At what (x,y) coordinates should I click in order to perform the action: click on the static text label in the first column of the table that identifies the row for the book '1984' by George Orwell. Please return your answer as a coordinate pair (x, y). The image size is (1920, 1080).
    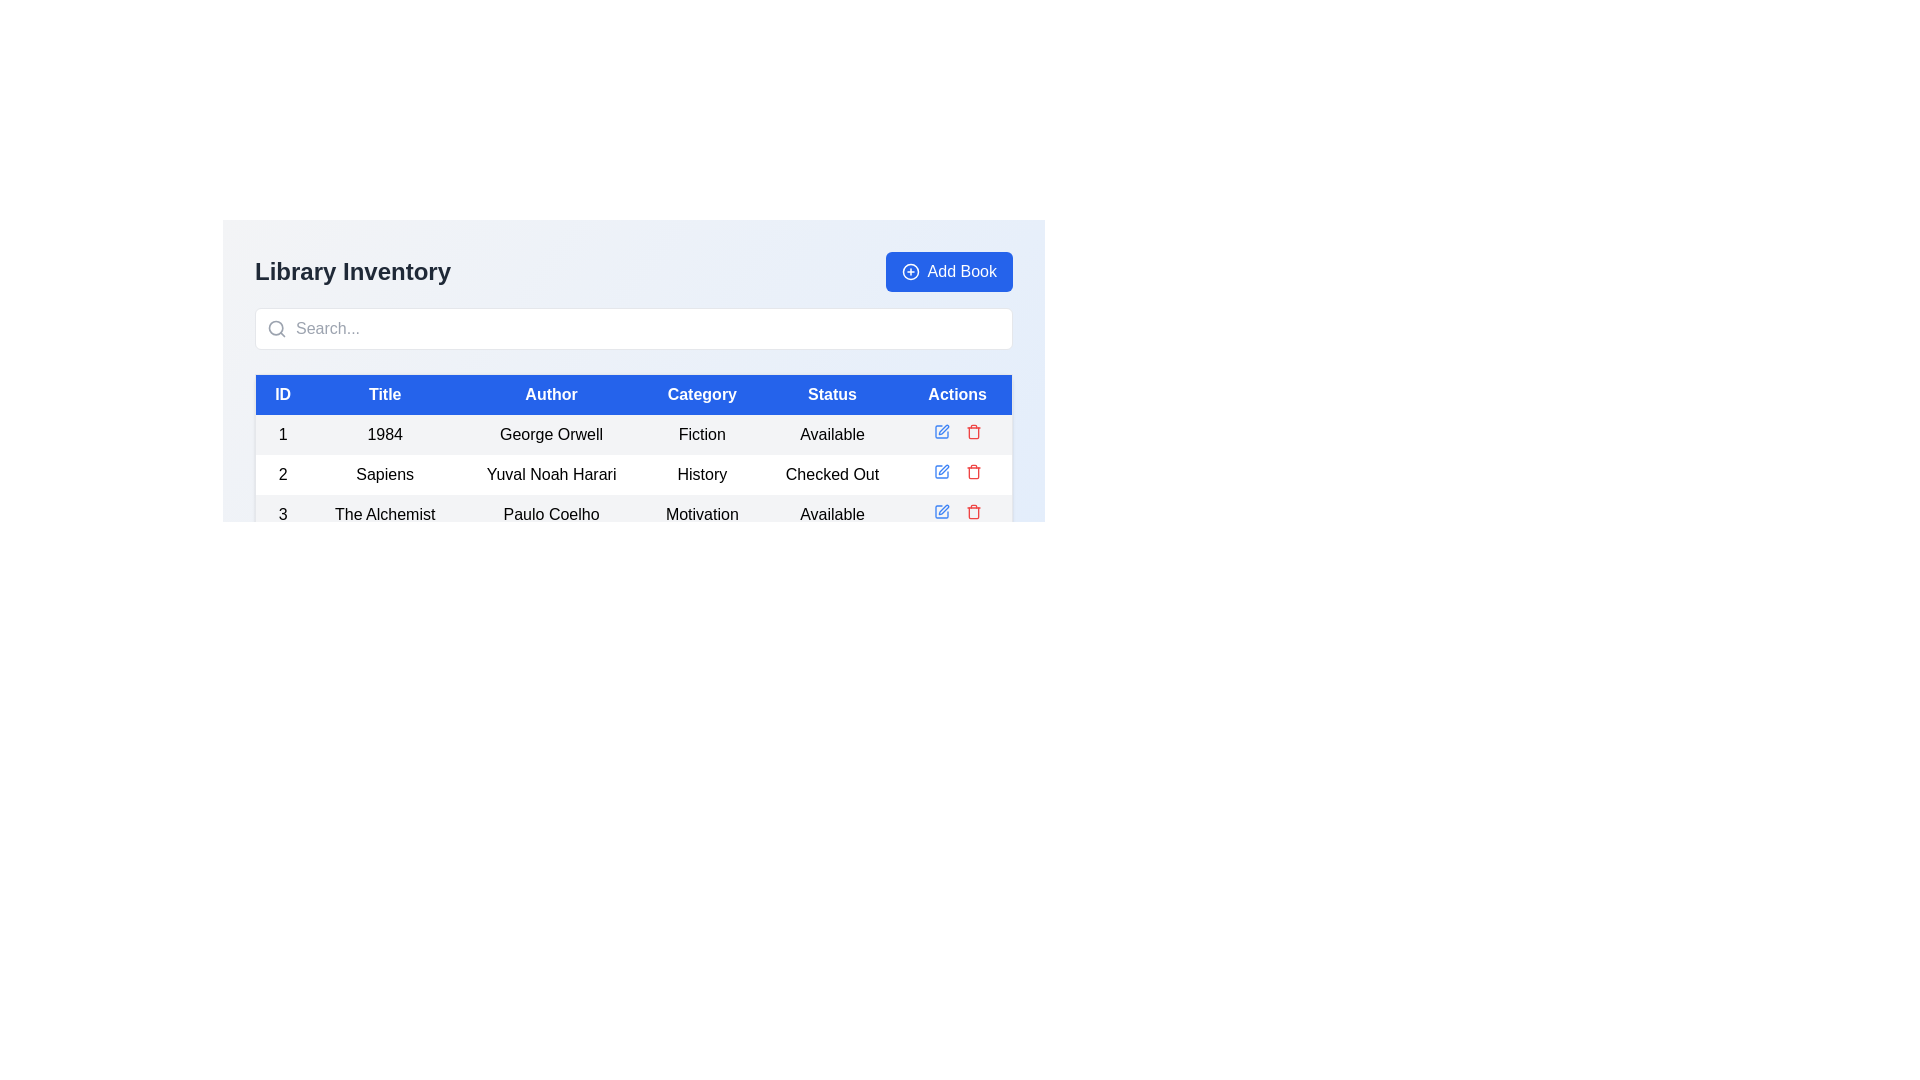
    Looking at the image, I should click on (281, 434).